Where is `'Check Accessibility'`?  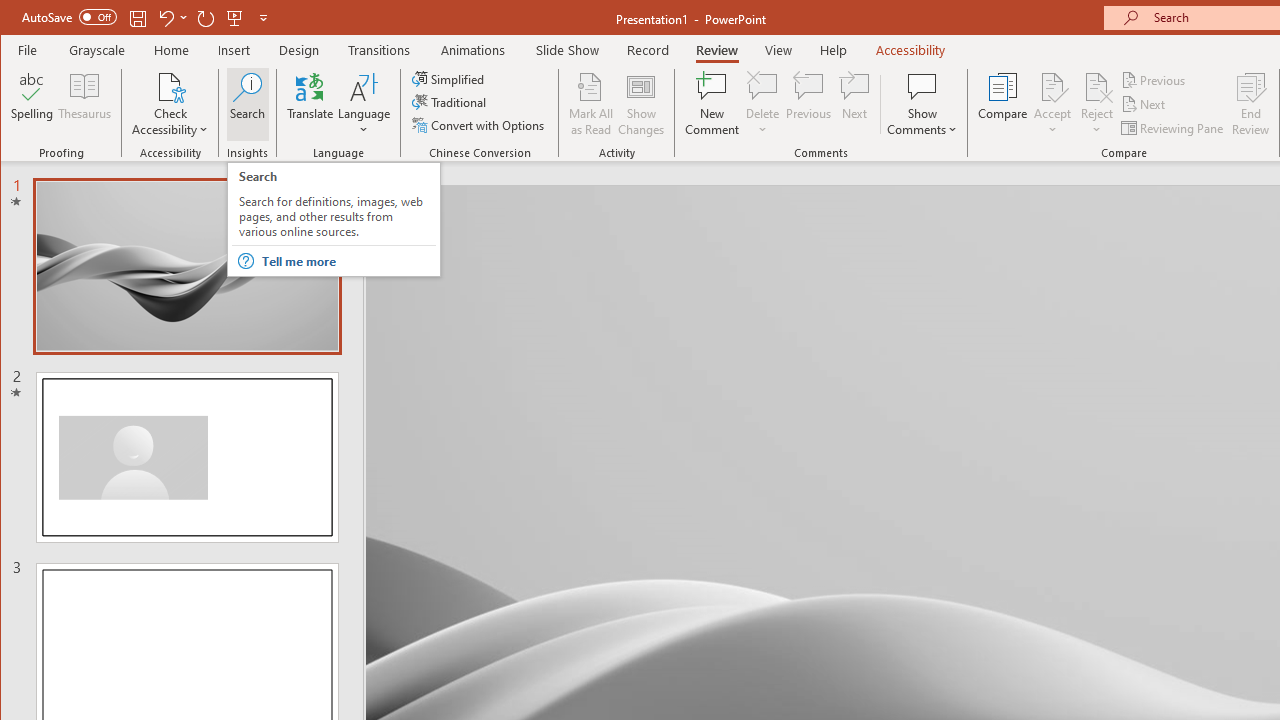 'Check Accessibility' is located at coordinates (170, 104).